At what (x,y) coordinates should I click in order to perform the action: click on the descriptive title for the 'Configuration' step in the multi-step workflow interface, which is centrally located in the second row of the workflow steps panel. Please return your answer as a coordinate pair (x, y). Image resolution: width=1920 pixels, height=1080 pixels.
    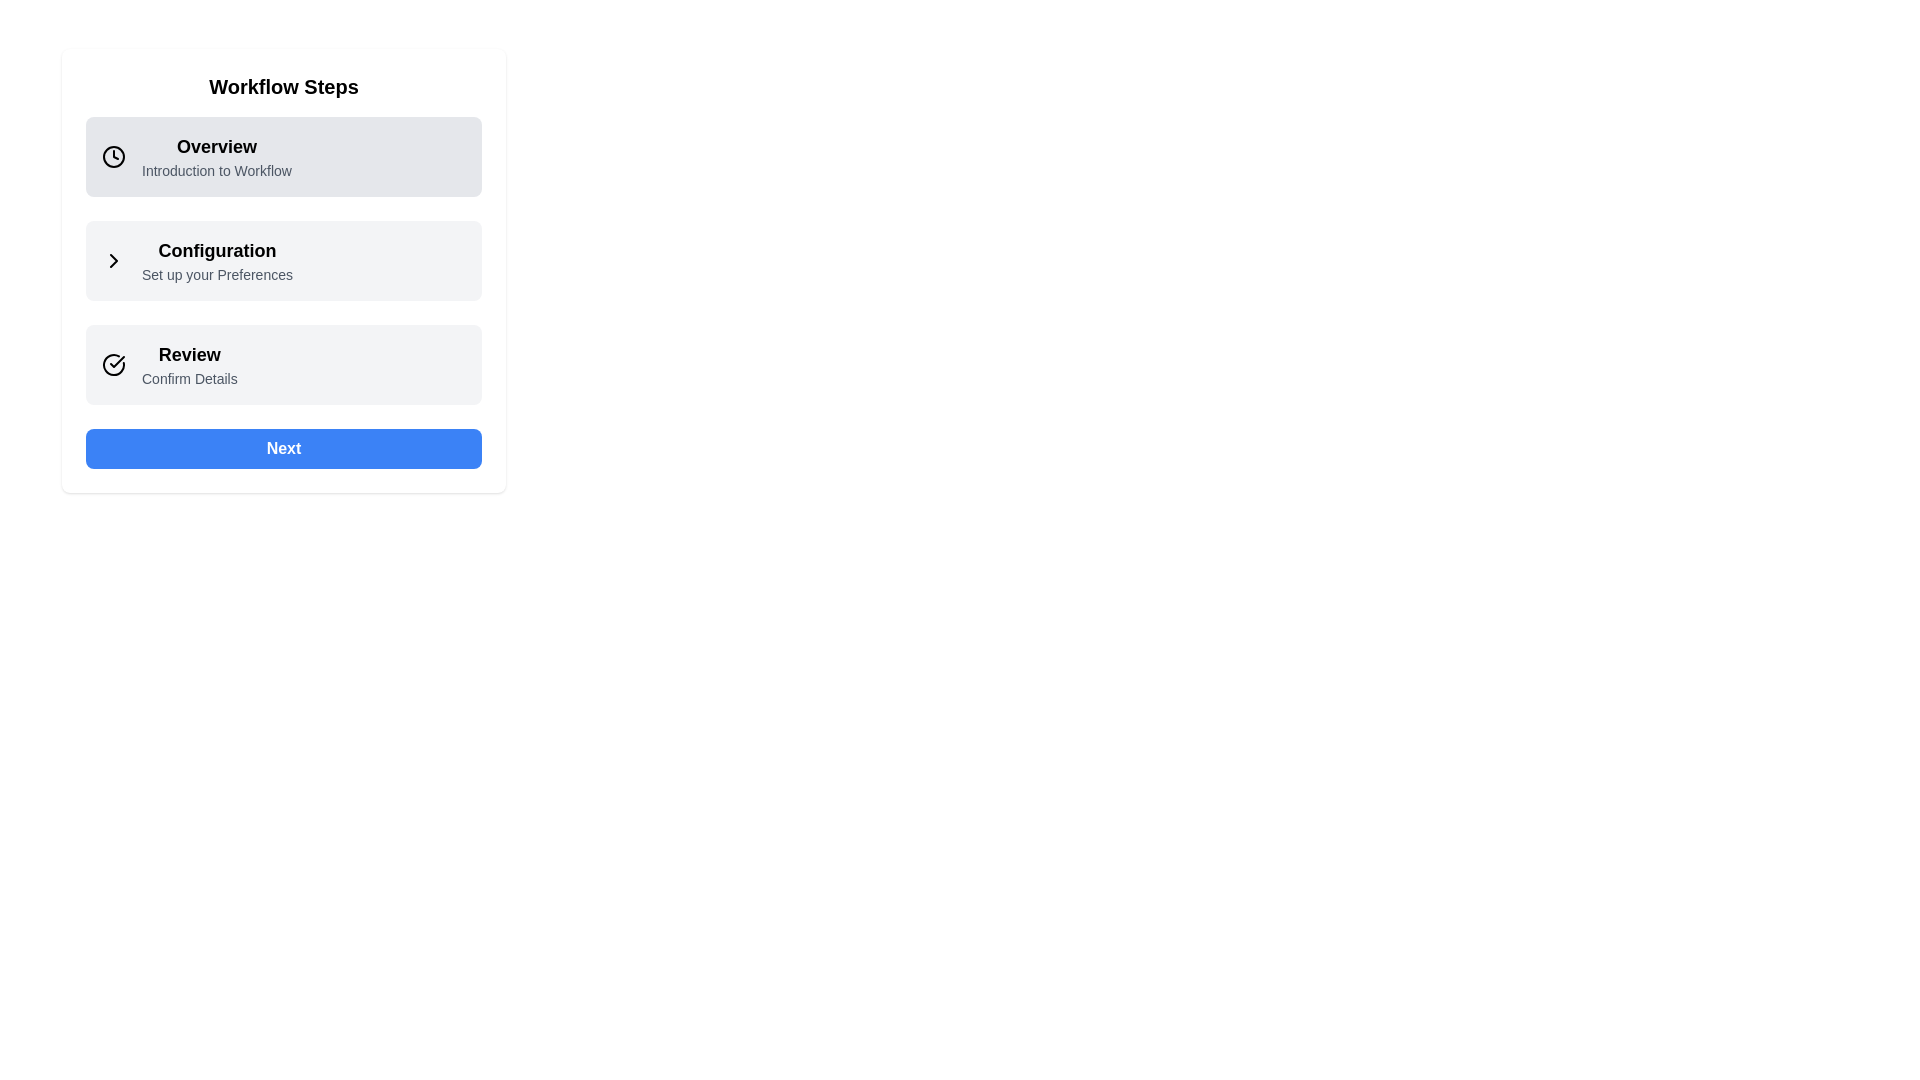
    Looking at the image, I should click on (217, 260).